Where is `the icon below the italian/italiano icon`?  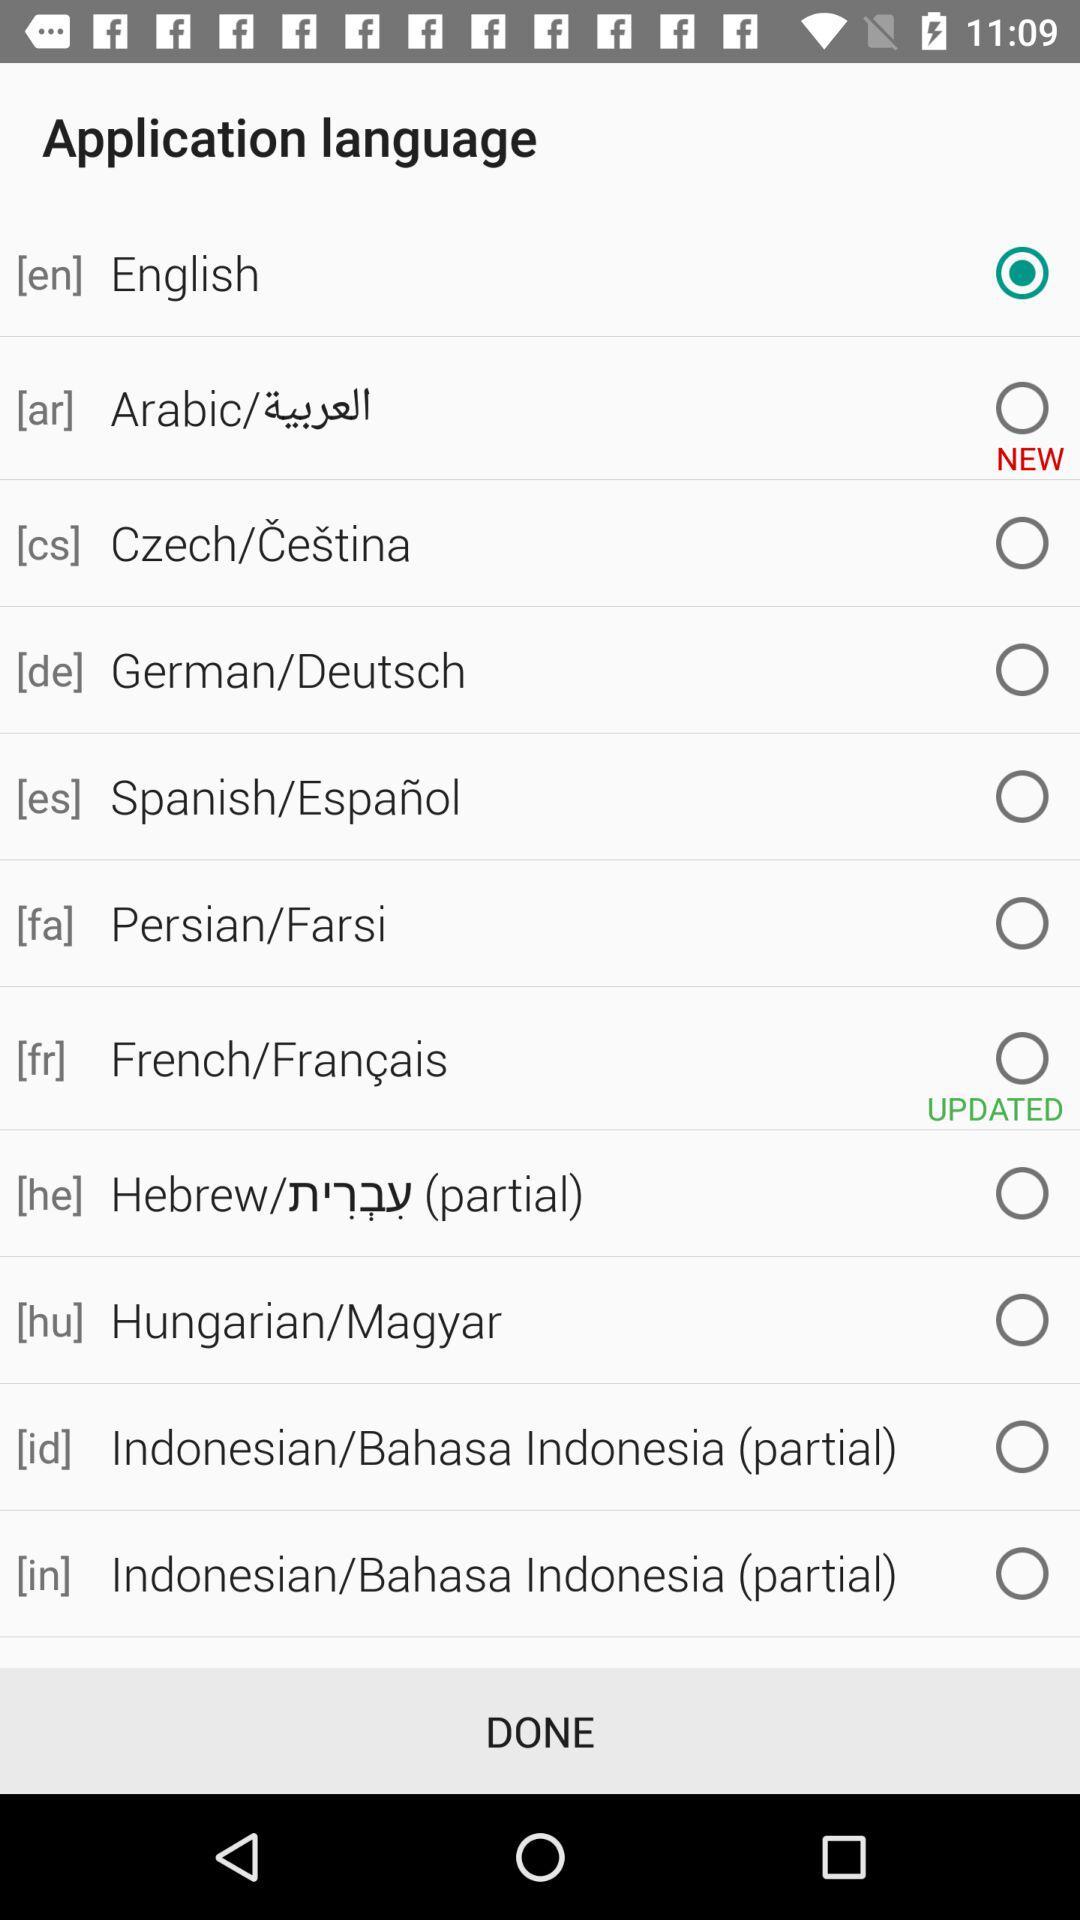 the icon below the italian/italiano icon is located at coordinates (540, 1730).